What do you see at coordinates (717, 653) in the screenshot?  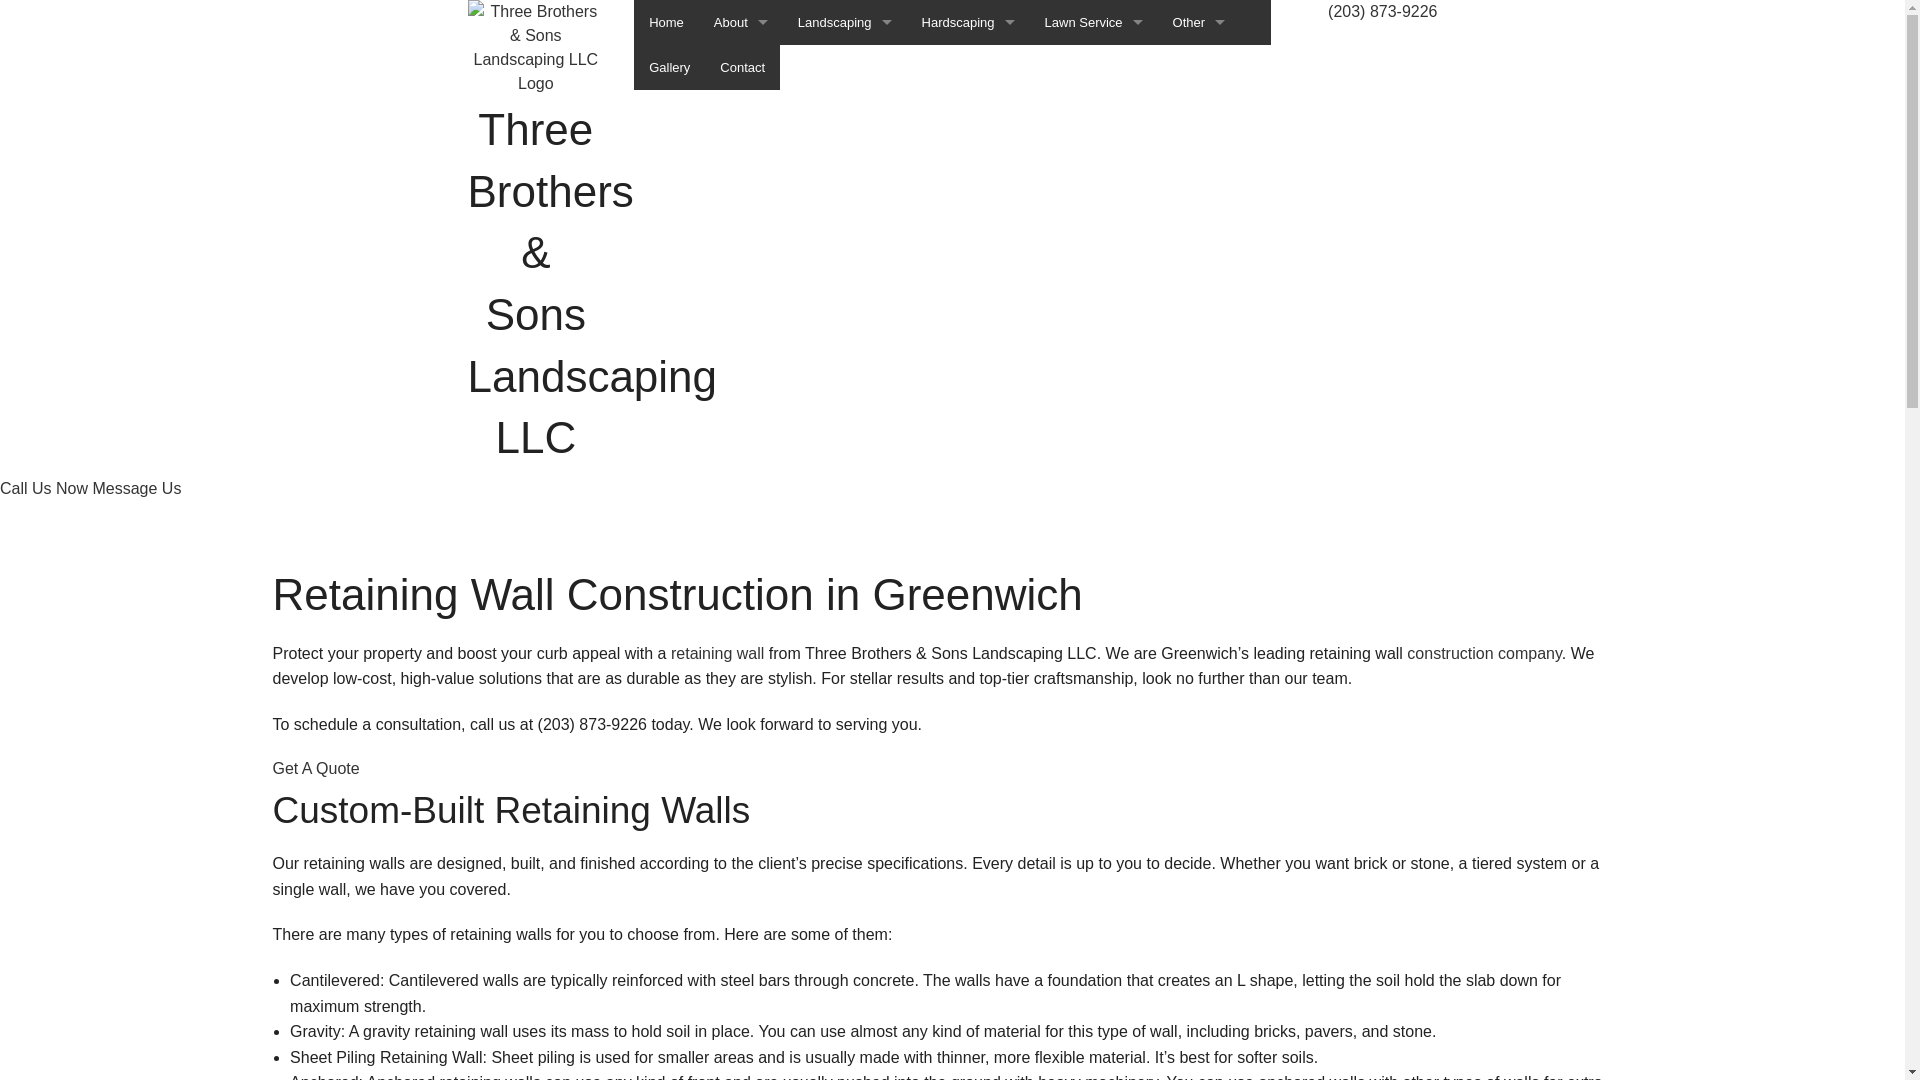 I see `'retaining wall'` at bounding box center [717, 653].